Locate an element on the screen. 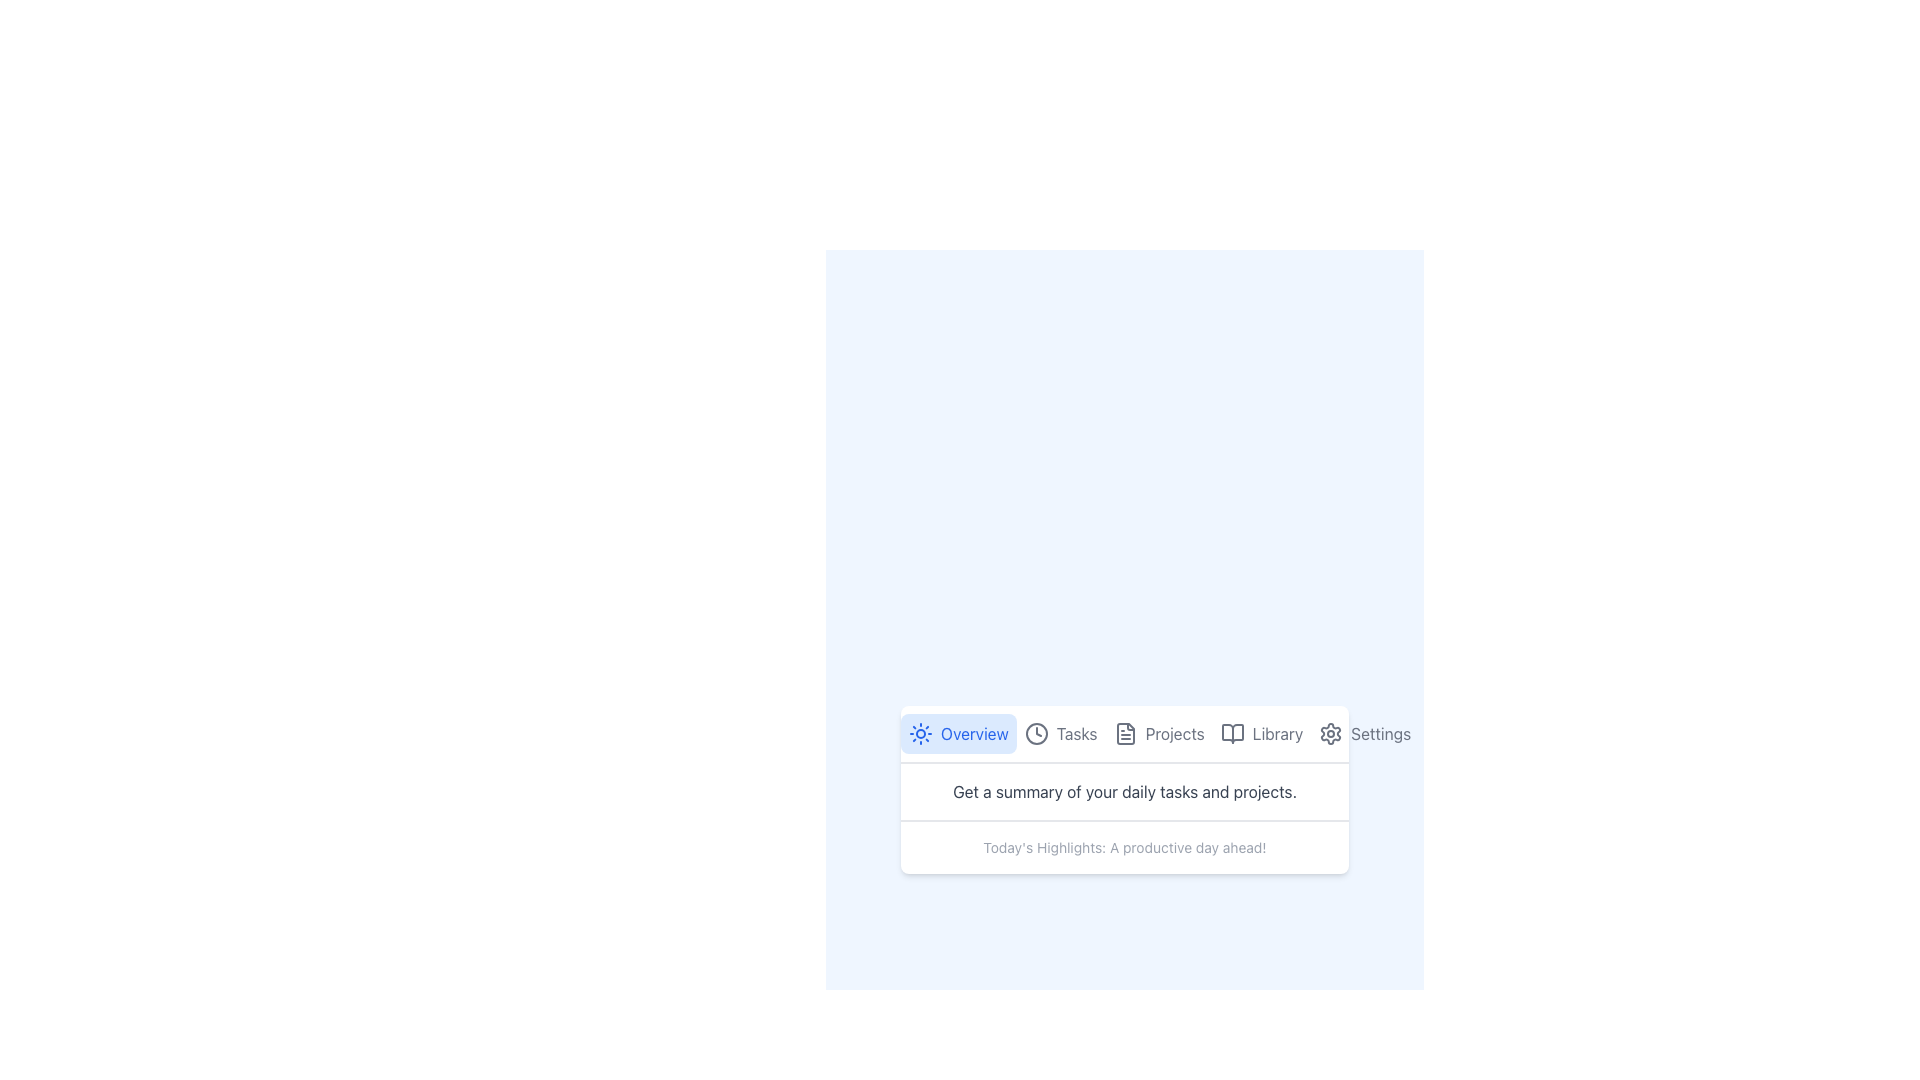 The width and height of the screenshot is (1920, 1080). the gear icon located in the settings section is located at coordinates (1331, 733).